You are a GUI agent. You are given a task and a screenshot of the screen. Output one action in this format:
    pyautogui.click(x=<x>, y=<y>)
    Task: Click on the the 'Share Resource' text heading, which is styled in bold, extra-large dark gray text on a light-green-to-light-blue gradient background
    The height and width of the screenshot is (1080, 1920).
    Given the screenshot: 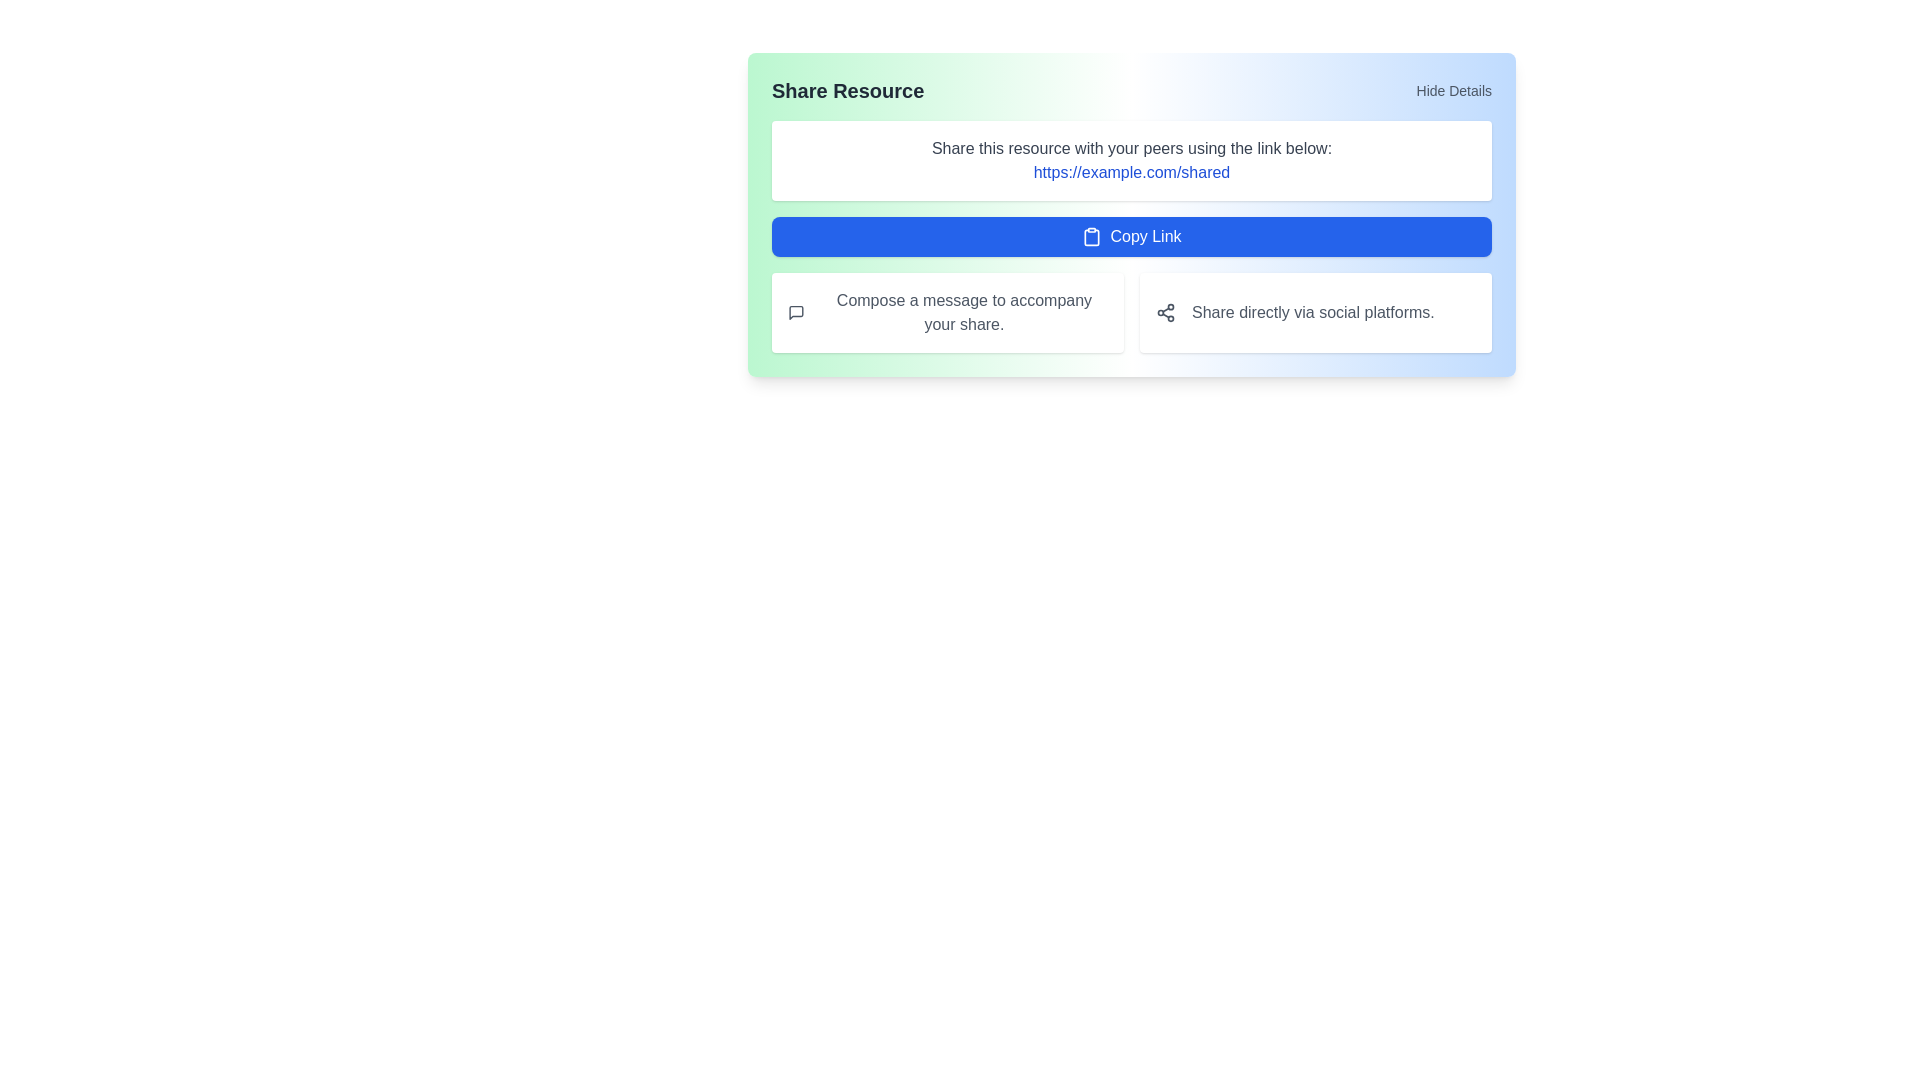 What is the action you would take?
    pyautogui.click(x=848, y=91)
    